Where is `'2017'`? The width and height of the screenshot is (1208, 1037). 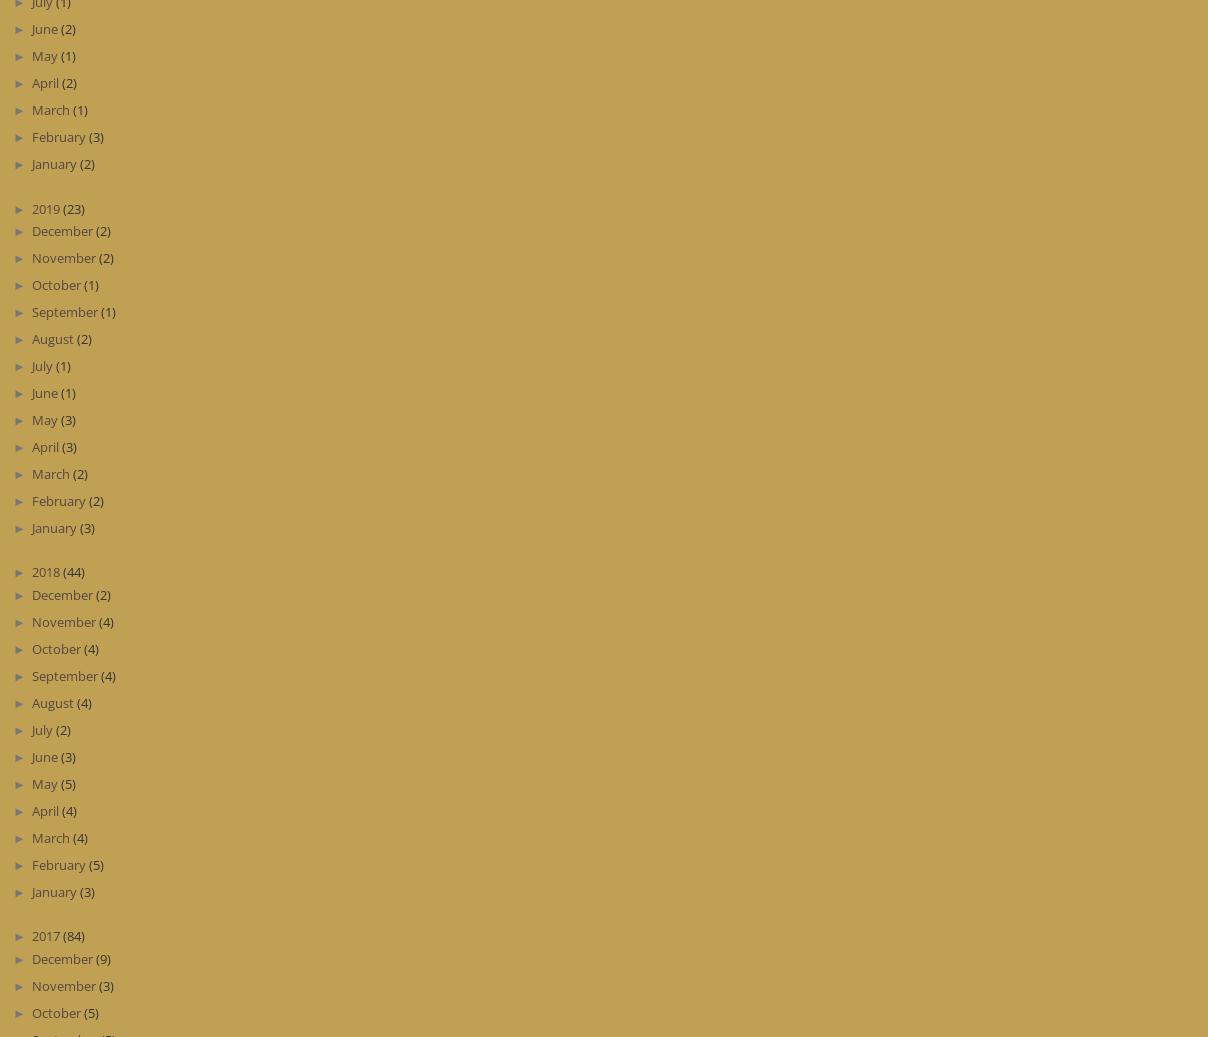
'2017' is located at coordinates (45, 935).